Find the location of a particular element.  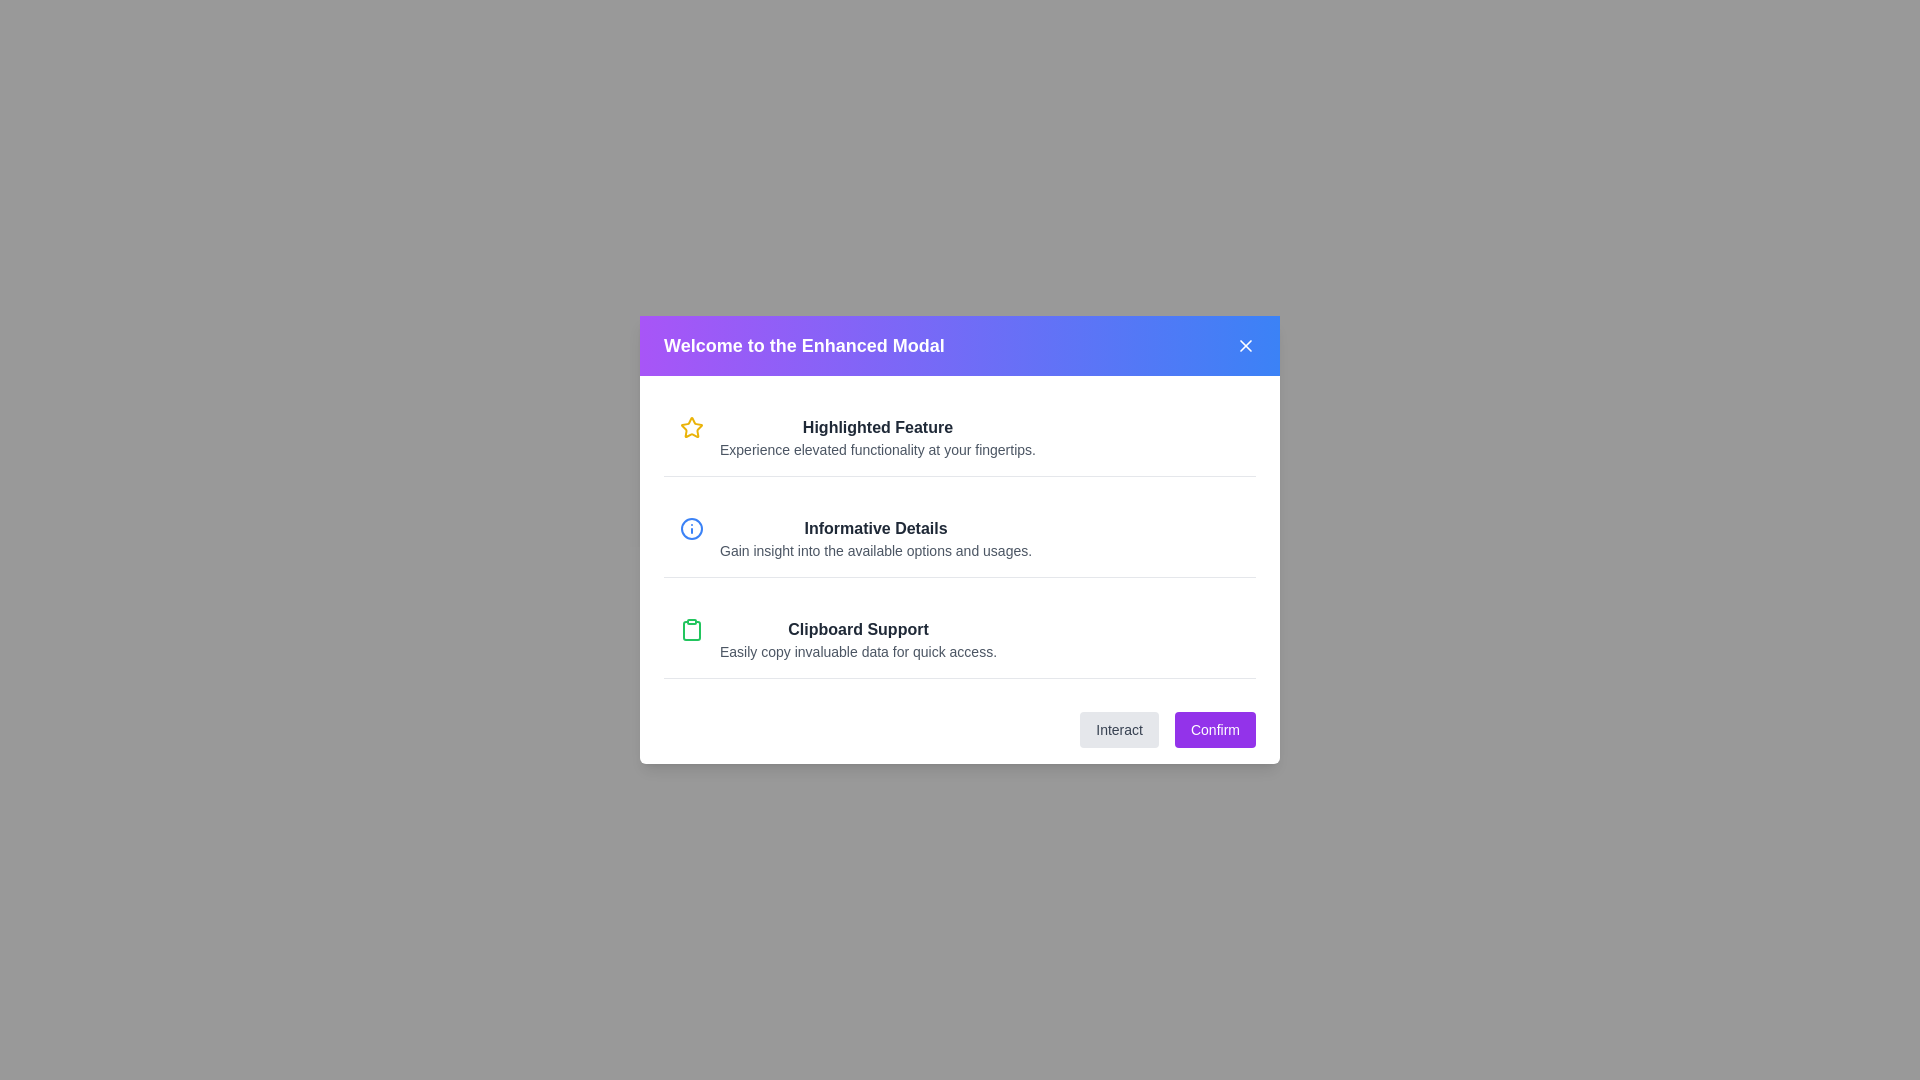

the displayed information in the 'Clipboard Support' Information Display Block, which features a bold title and a descriptive text in a clean white modal interface is located at coordinates (858, 640).